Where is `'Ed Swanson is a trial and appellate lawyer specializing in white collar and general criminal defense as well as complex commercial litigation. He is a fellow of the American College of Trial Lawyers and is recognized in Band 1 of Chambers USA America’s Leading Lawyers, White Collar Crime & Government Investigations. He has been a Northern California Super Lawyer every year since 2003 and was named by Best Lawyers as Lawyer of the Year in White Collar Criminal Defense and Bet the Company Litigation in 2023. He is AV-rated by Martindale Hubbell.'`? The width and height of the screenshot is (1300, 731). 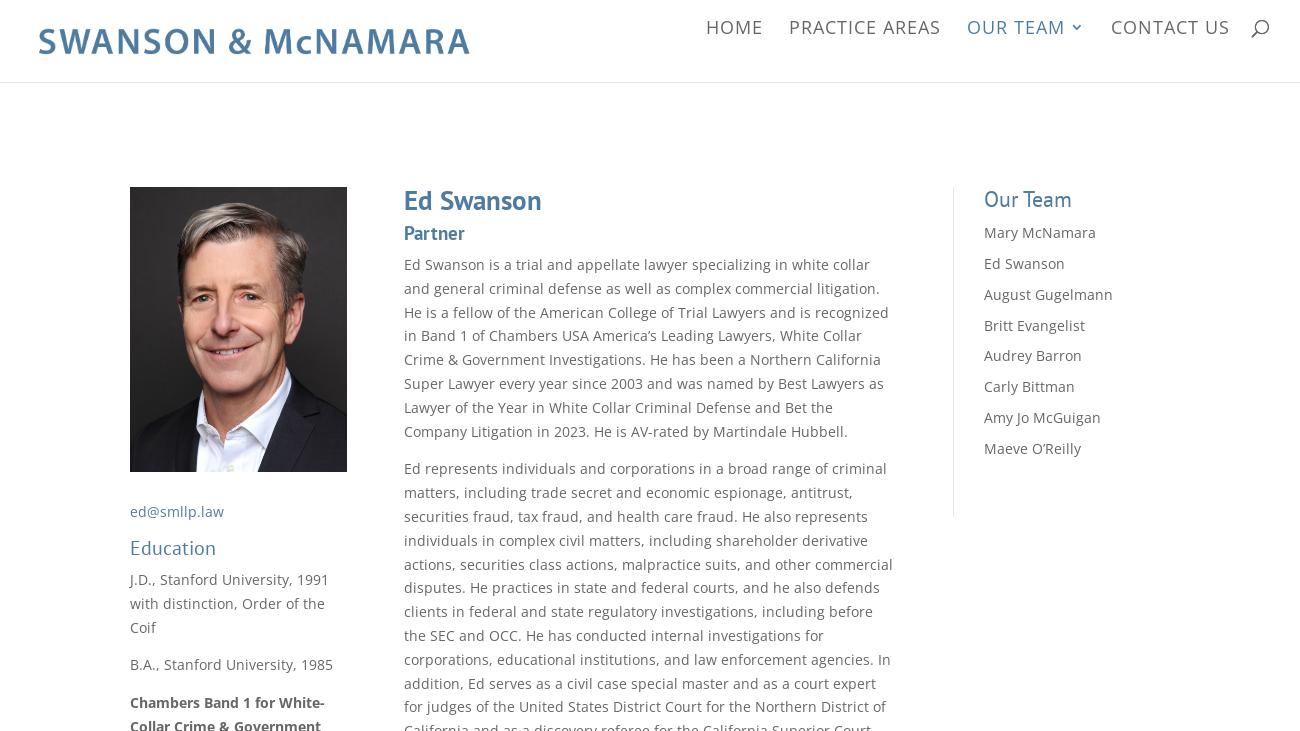 'Ed Swanson is a trial and appellate lawyer specializing in white collar and general criminal defense as well as complex commercial litigation. He is a fellow of the American College of Trial Lawyers and is recognized in Band 1 of Chambers USA America’s Leading Lawyers, White Collar Crime & Government Investigations. He has been a Northern California Super Lawyer every year since 2003 and was named by Best Lawyers as Lawyer of the Year in White Collar Criminal Defense and Bet the Company Litigation in 2023. He is AV-rated by Martindale Hubbell.' is located at coordinates (646, 346).